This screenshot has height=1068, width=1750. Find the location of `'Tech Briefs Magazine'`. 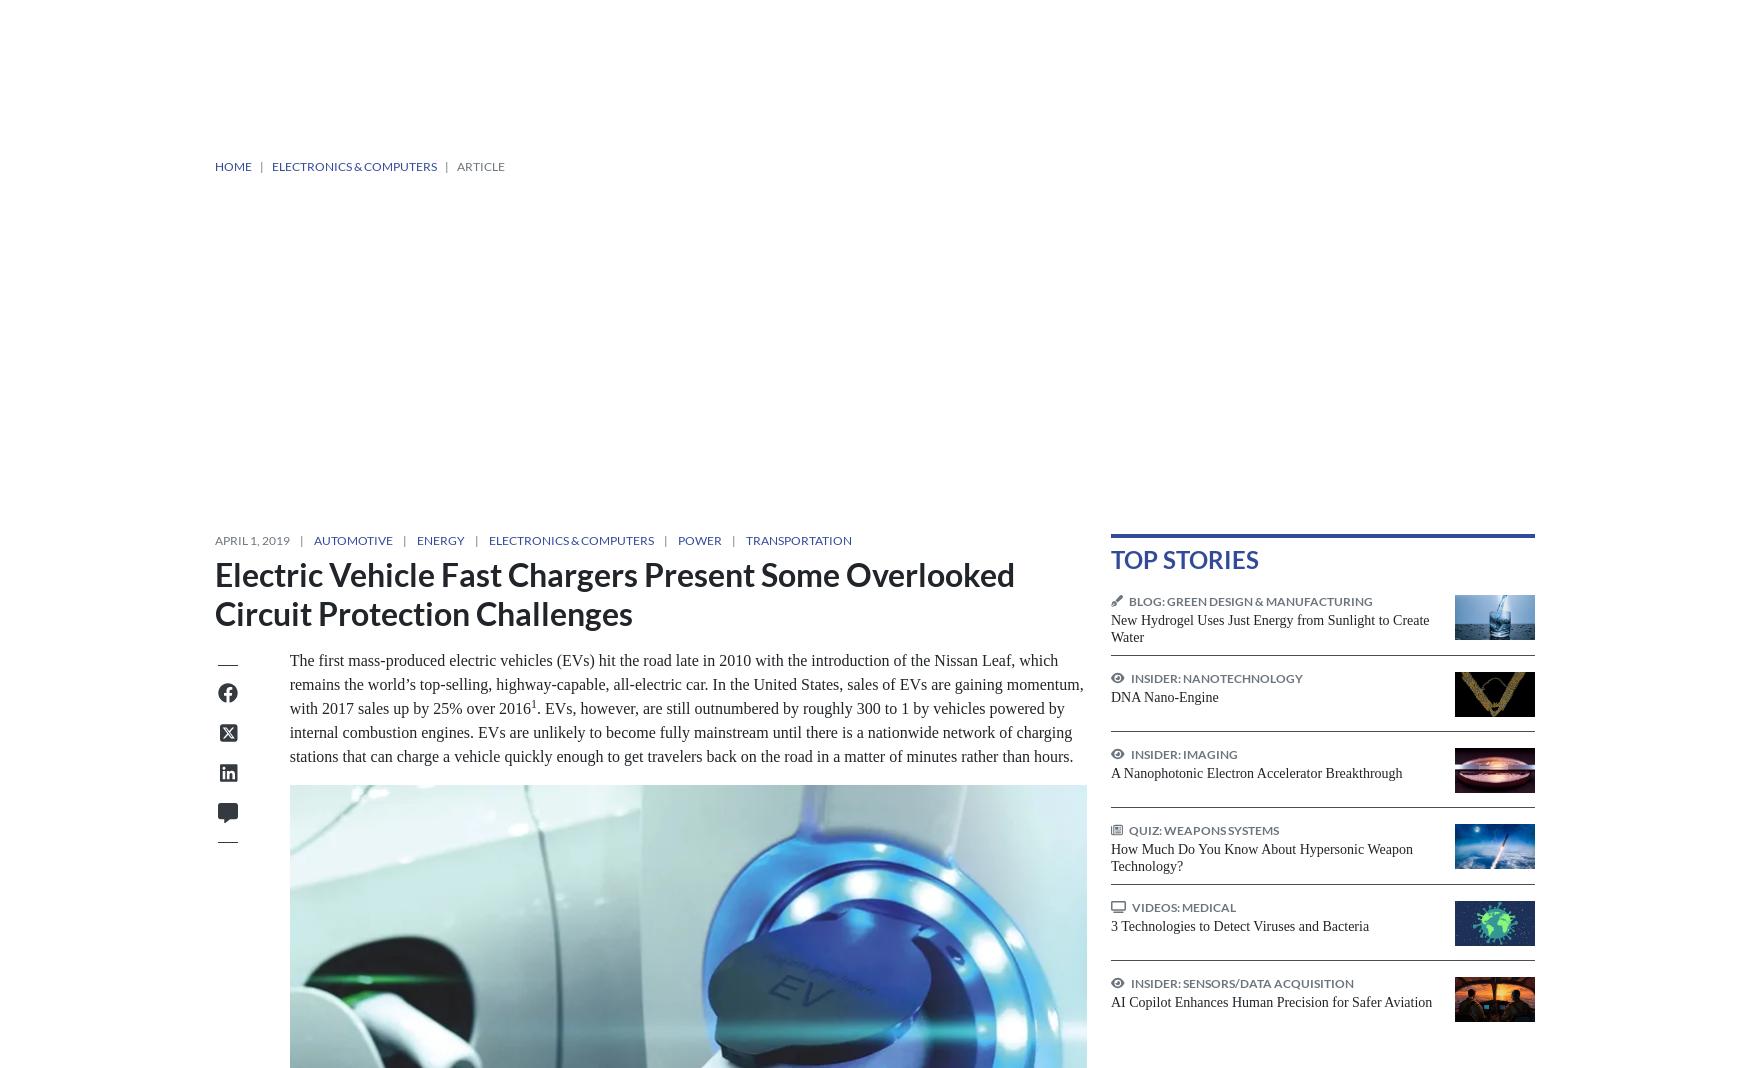

'Tech Briefs Magazine' is located at coordinates (797, 1043).